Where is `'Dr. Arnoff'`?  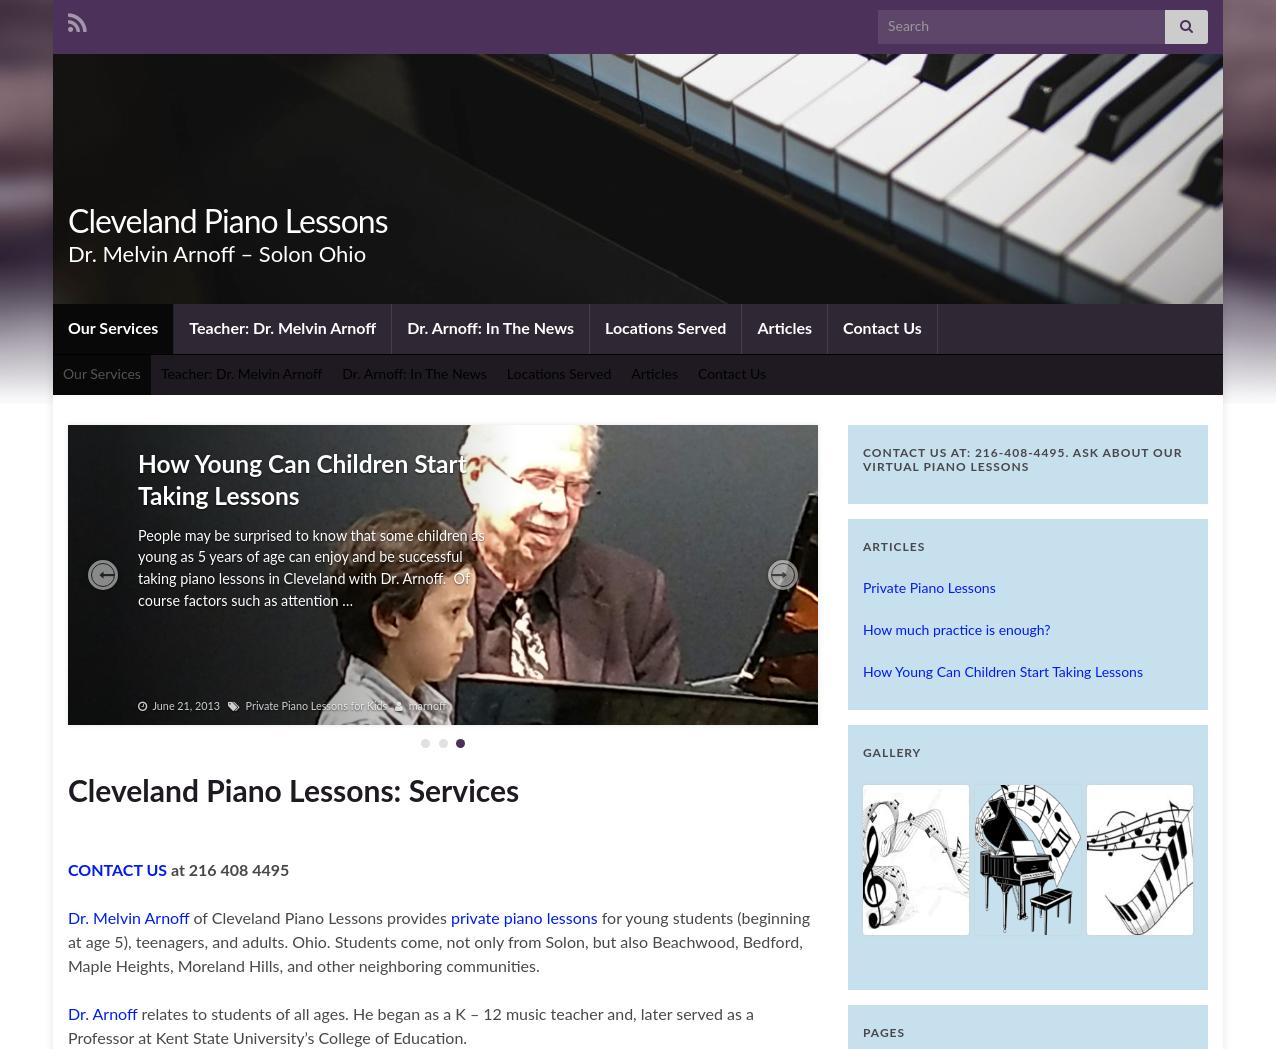 'Dr. Arnoff' is located at coordinates (101, 1015).